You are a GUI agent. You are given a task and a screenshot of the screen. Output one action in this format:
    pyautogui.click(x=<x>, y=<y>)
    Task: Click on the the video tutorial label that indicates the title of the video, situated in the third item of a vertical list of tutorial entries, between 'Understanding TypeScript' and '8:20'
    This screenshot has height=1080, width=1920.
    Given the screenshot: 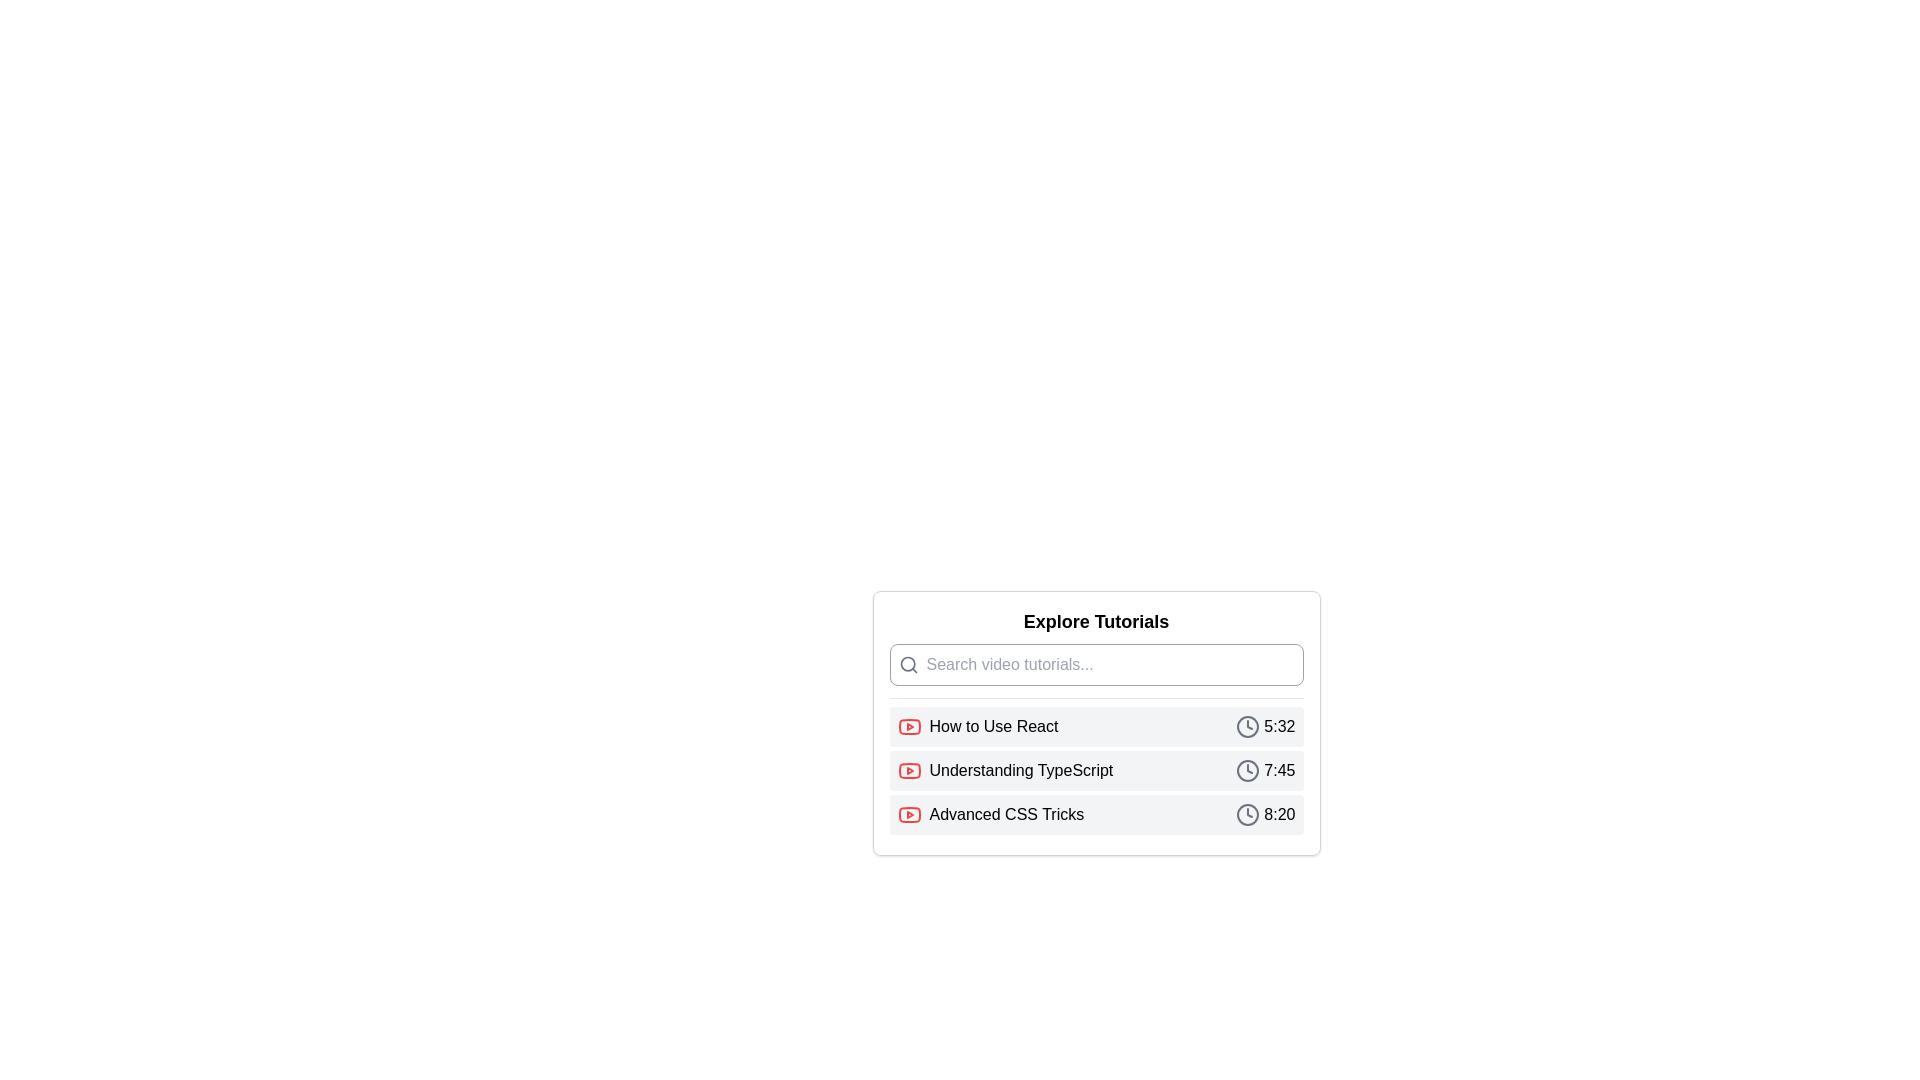 What is the action you would take?
    pyautogui.click(x=990, y=814)
    